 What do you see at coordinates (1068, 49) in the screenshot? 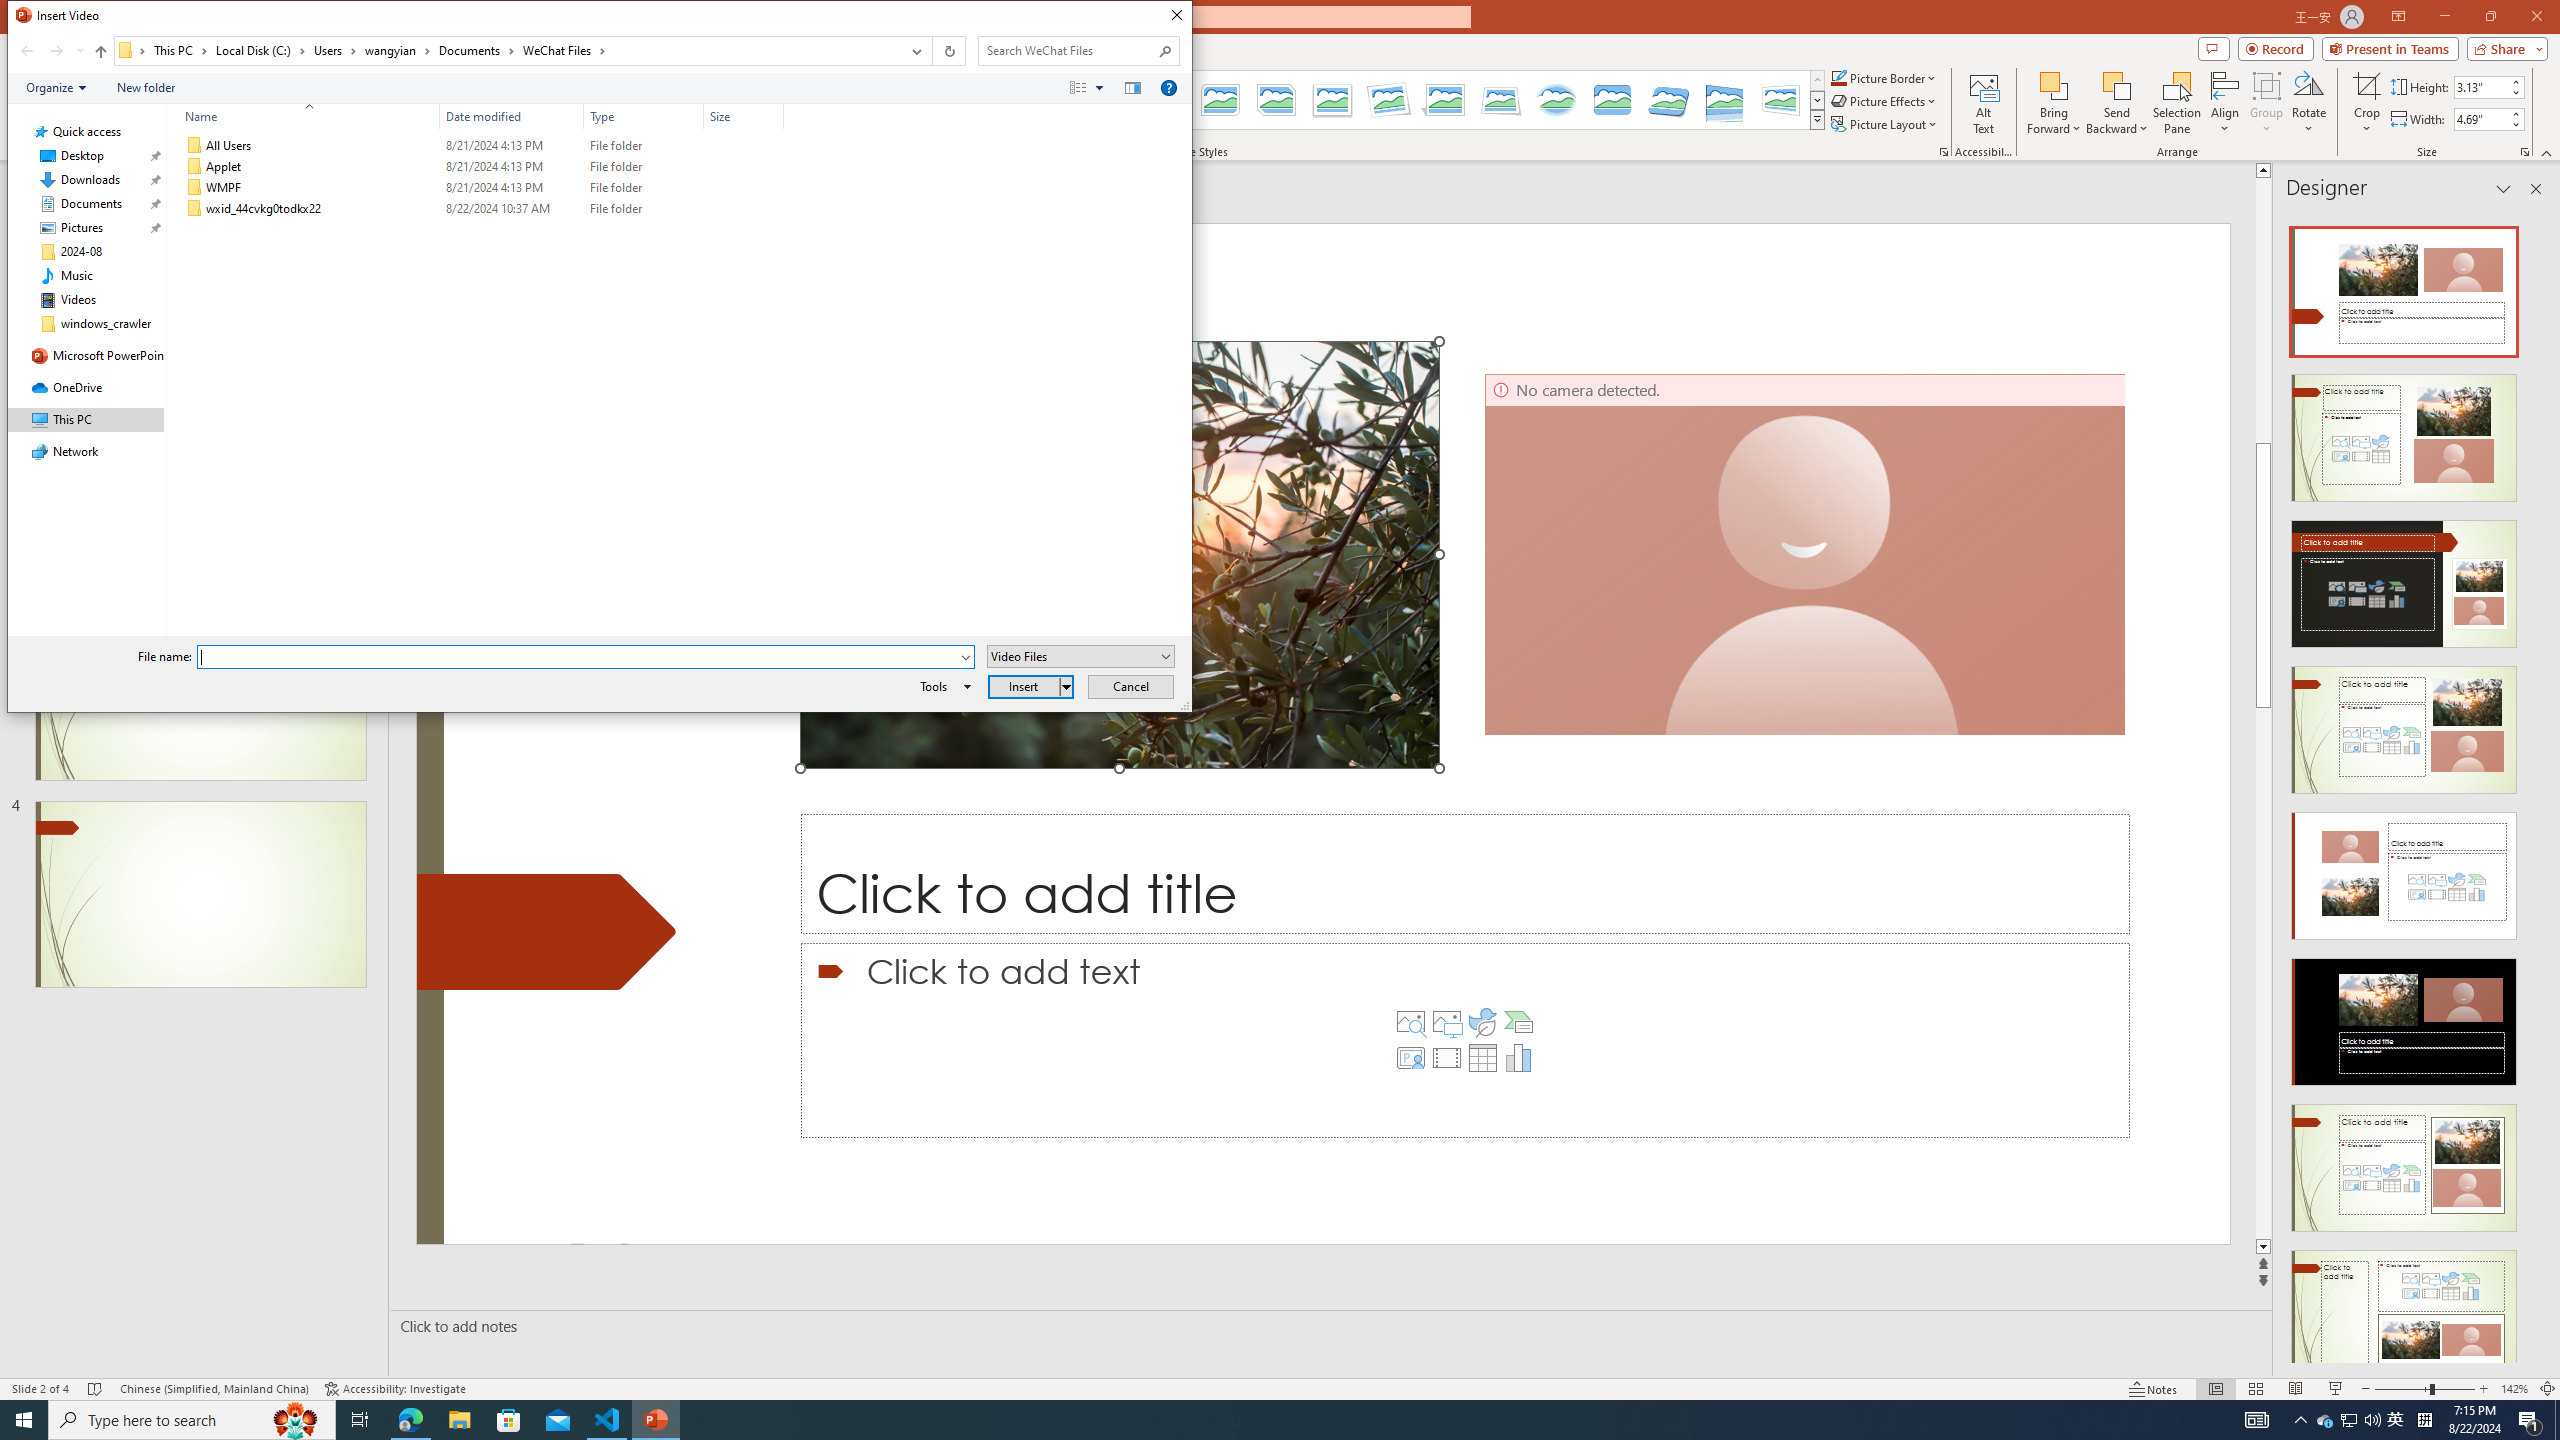
I see `'Search Box'` at bounding box center [1068, 49].